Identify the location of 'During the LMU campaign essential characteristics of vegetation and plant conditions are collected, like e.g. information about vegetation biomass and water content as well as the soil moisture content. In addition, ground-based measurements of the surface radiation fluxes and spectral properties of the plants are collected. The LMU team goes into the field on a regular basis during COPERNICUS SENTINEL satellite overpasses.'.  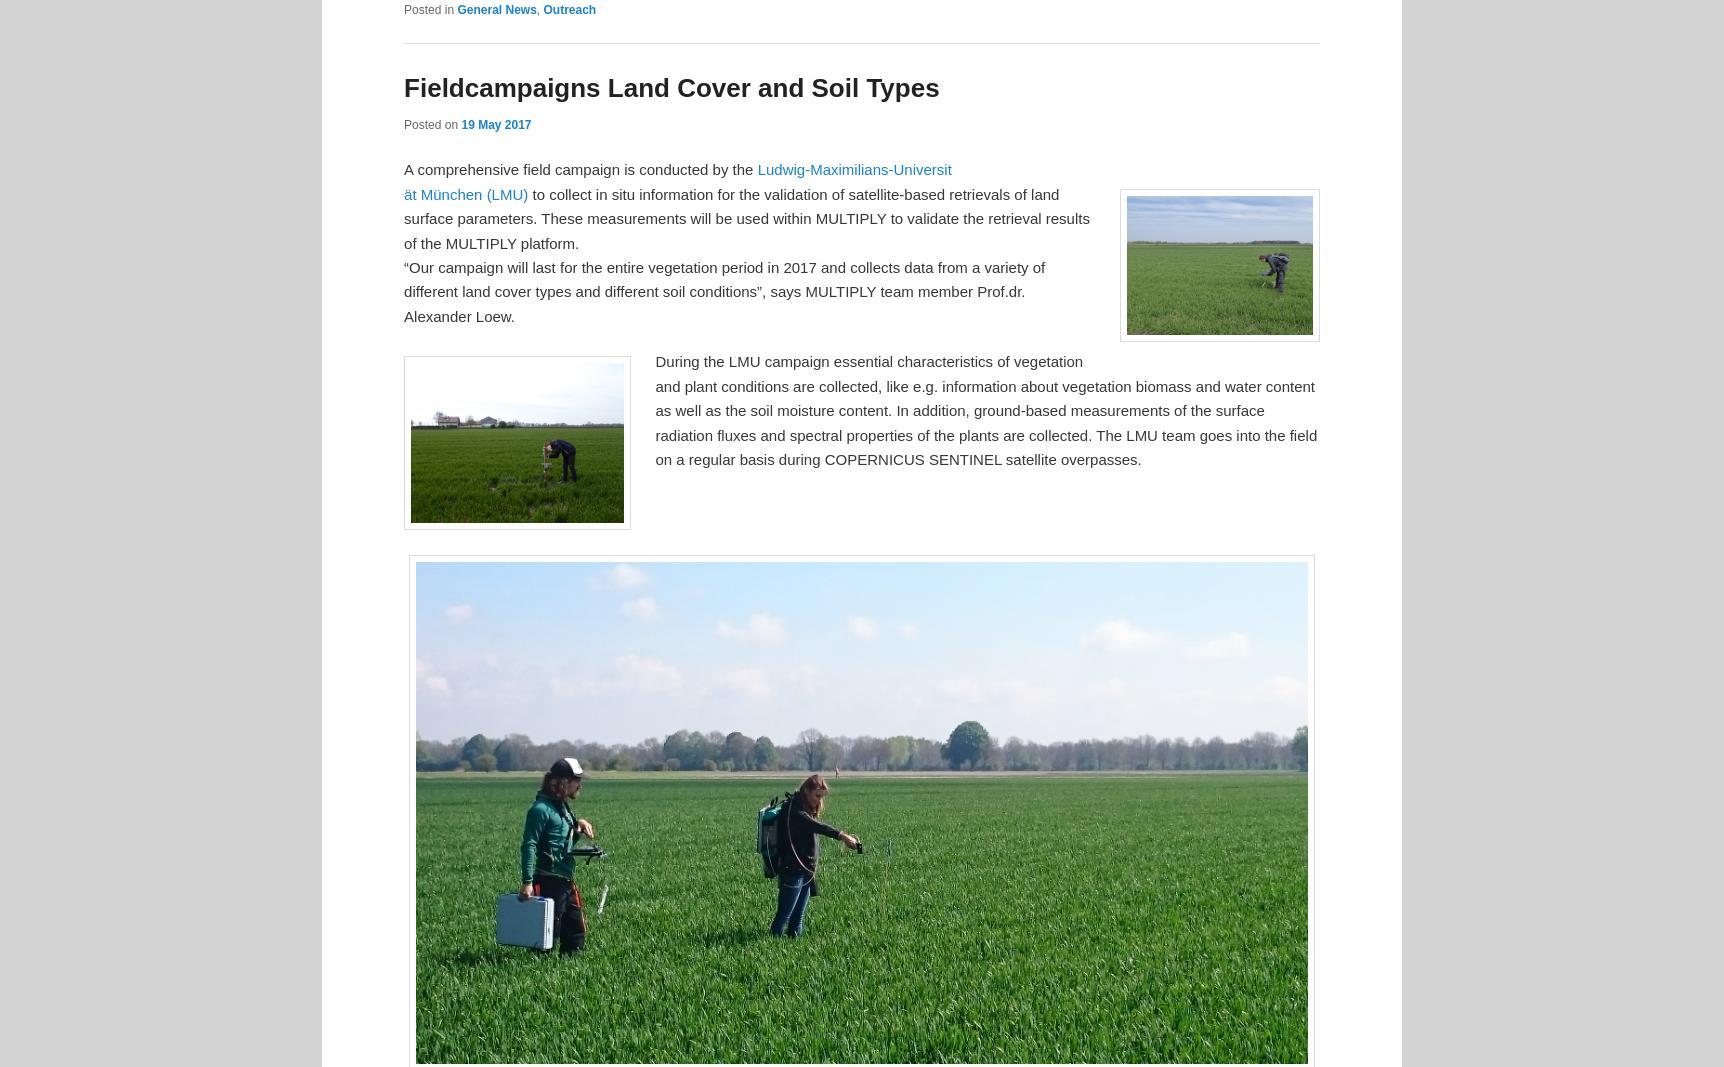
(984, 409).